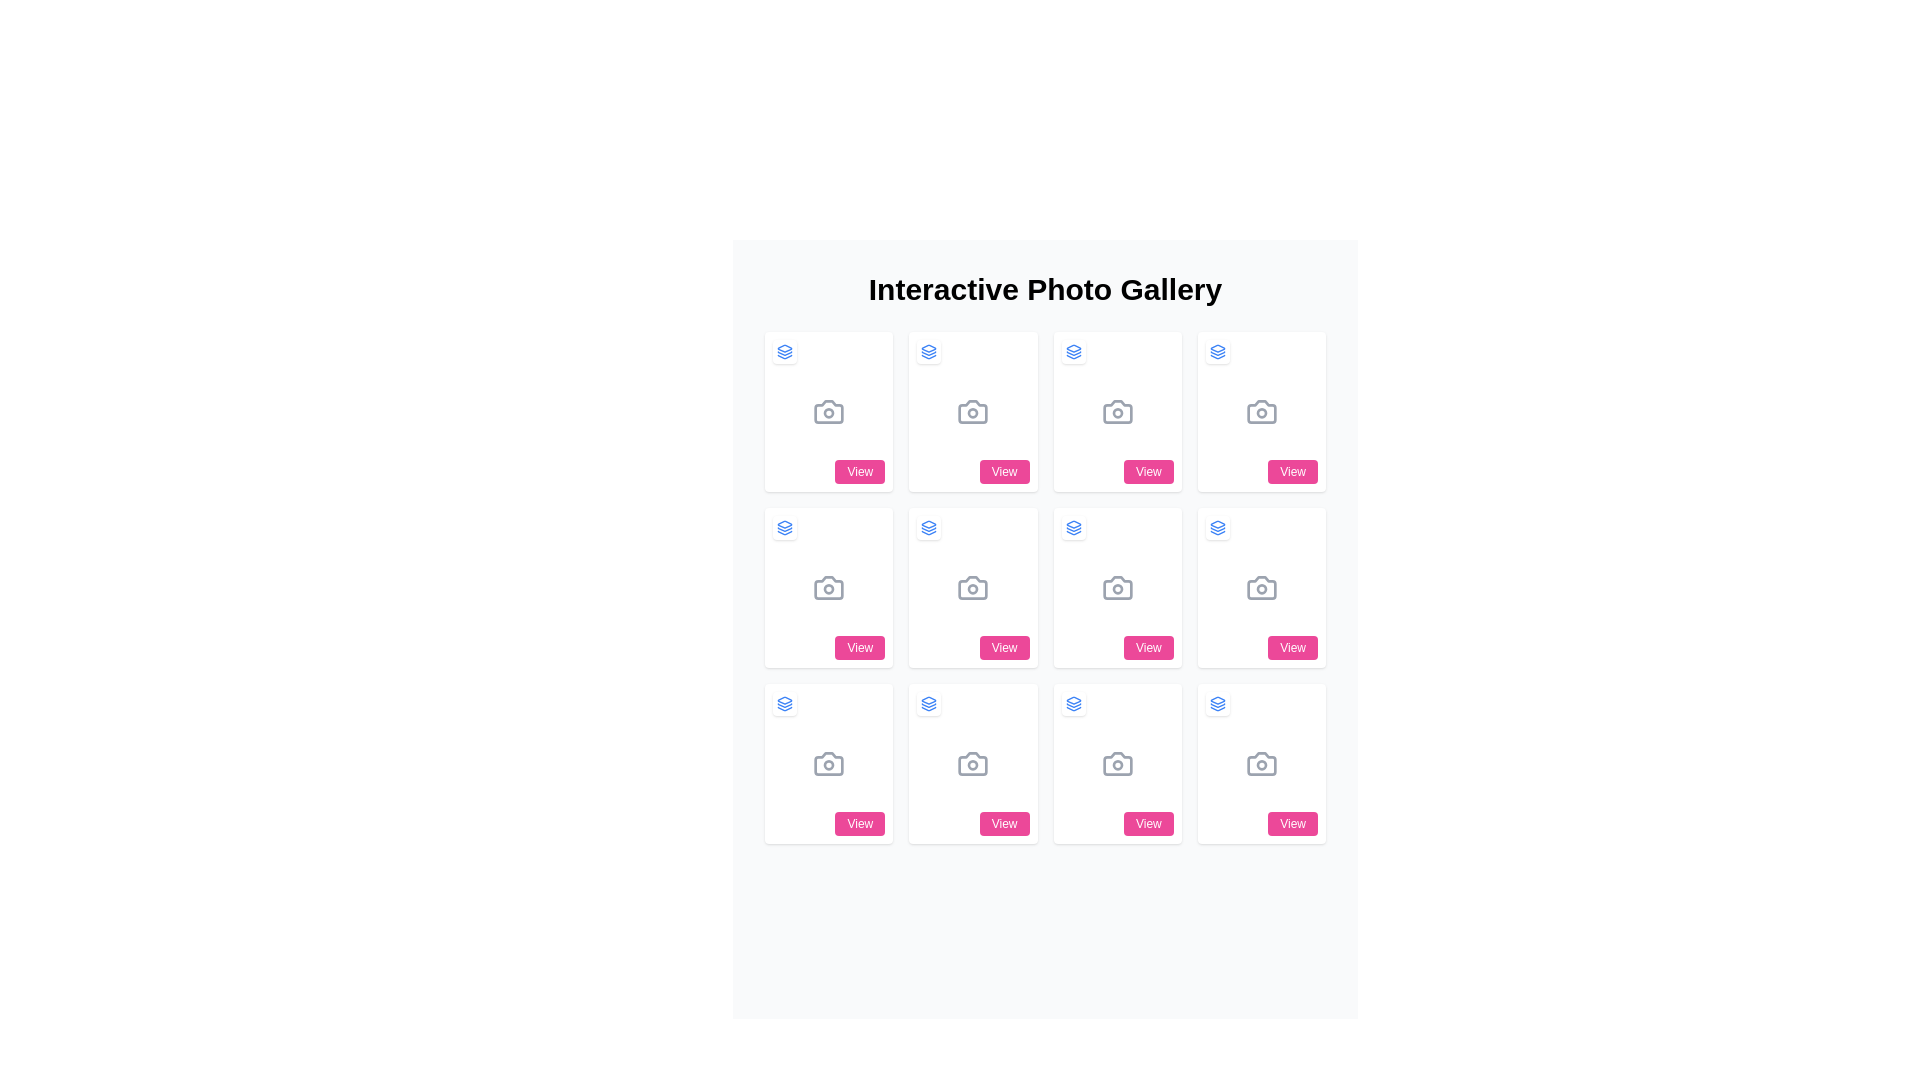 The height and width of the screenshot is (1080, 1920). Describe the element at coordinates (1293, 648) in the screenshot. I see `the 'View' button located in the bottom-right corner of the third row, third column of the grid layout` at that location.